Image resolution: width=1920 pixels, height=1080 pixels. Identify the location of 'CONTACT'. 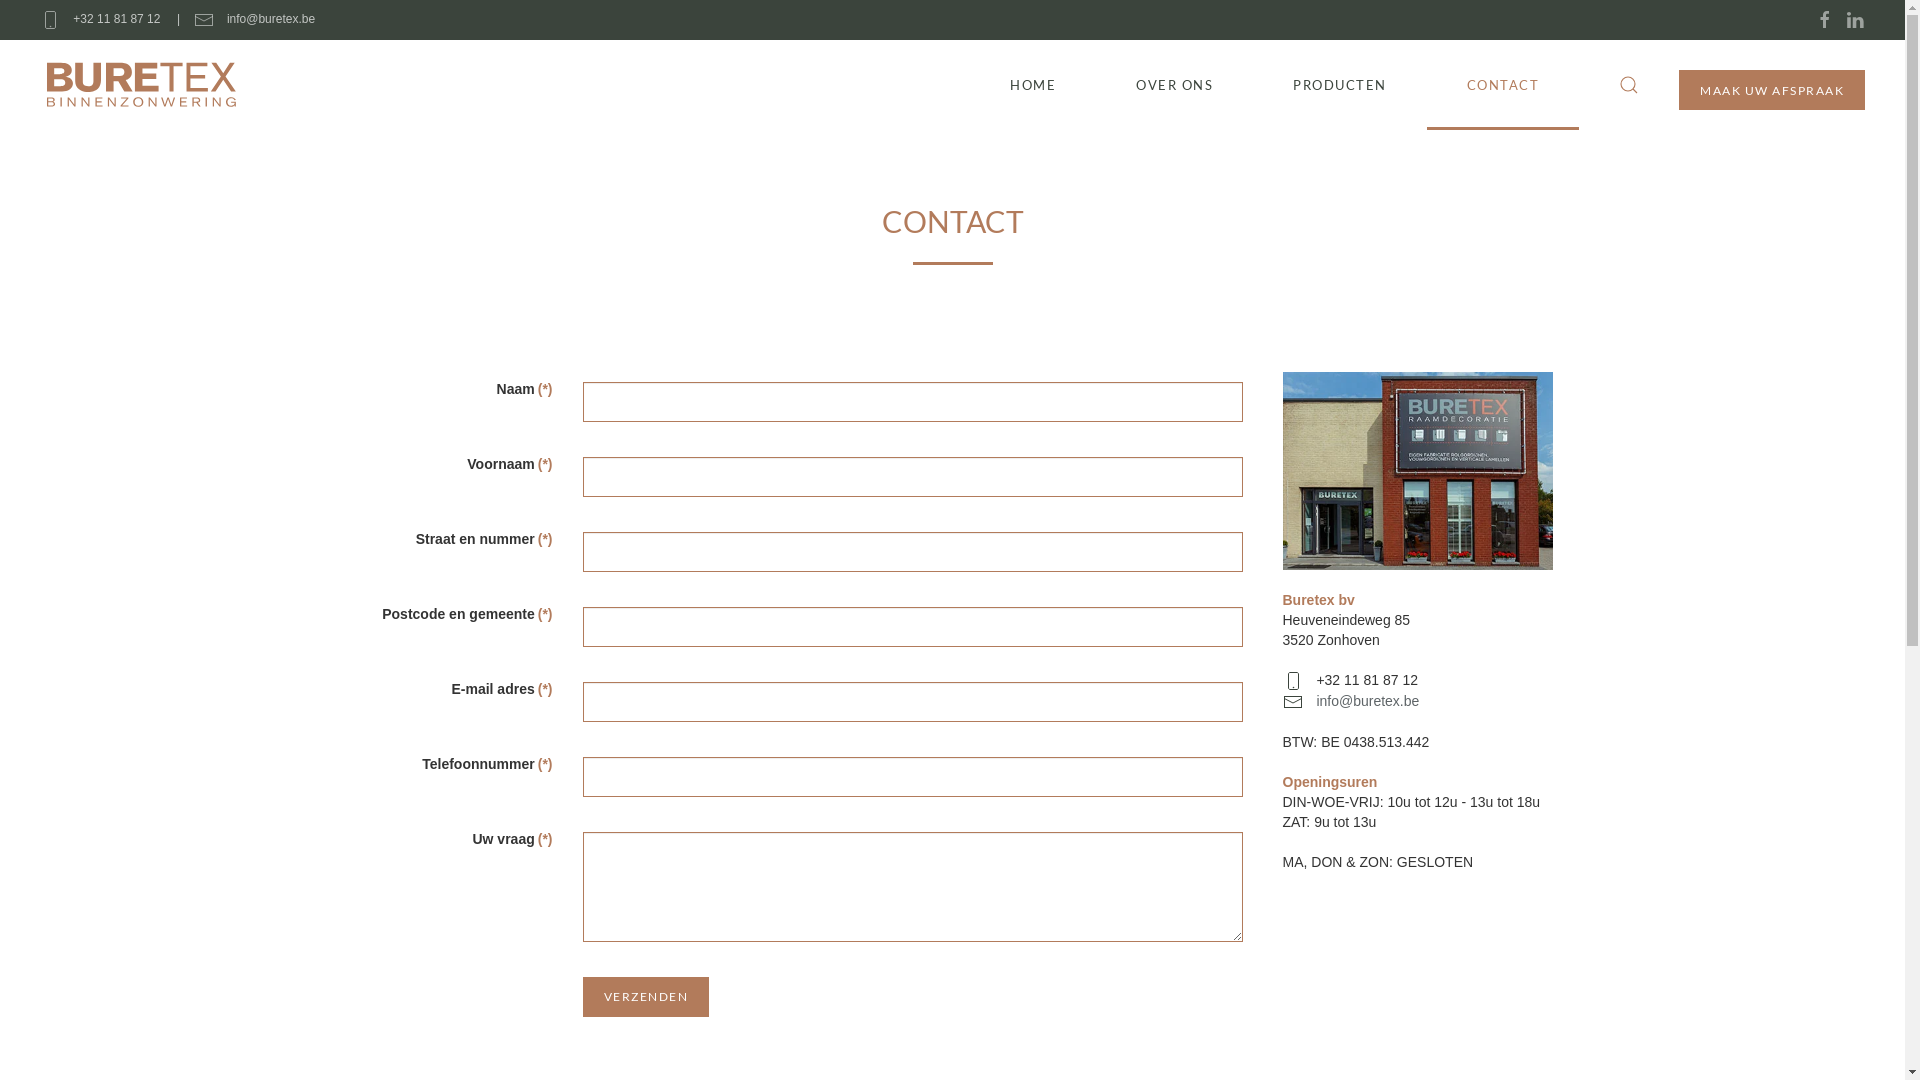
(1502, 83).